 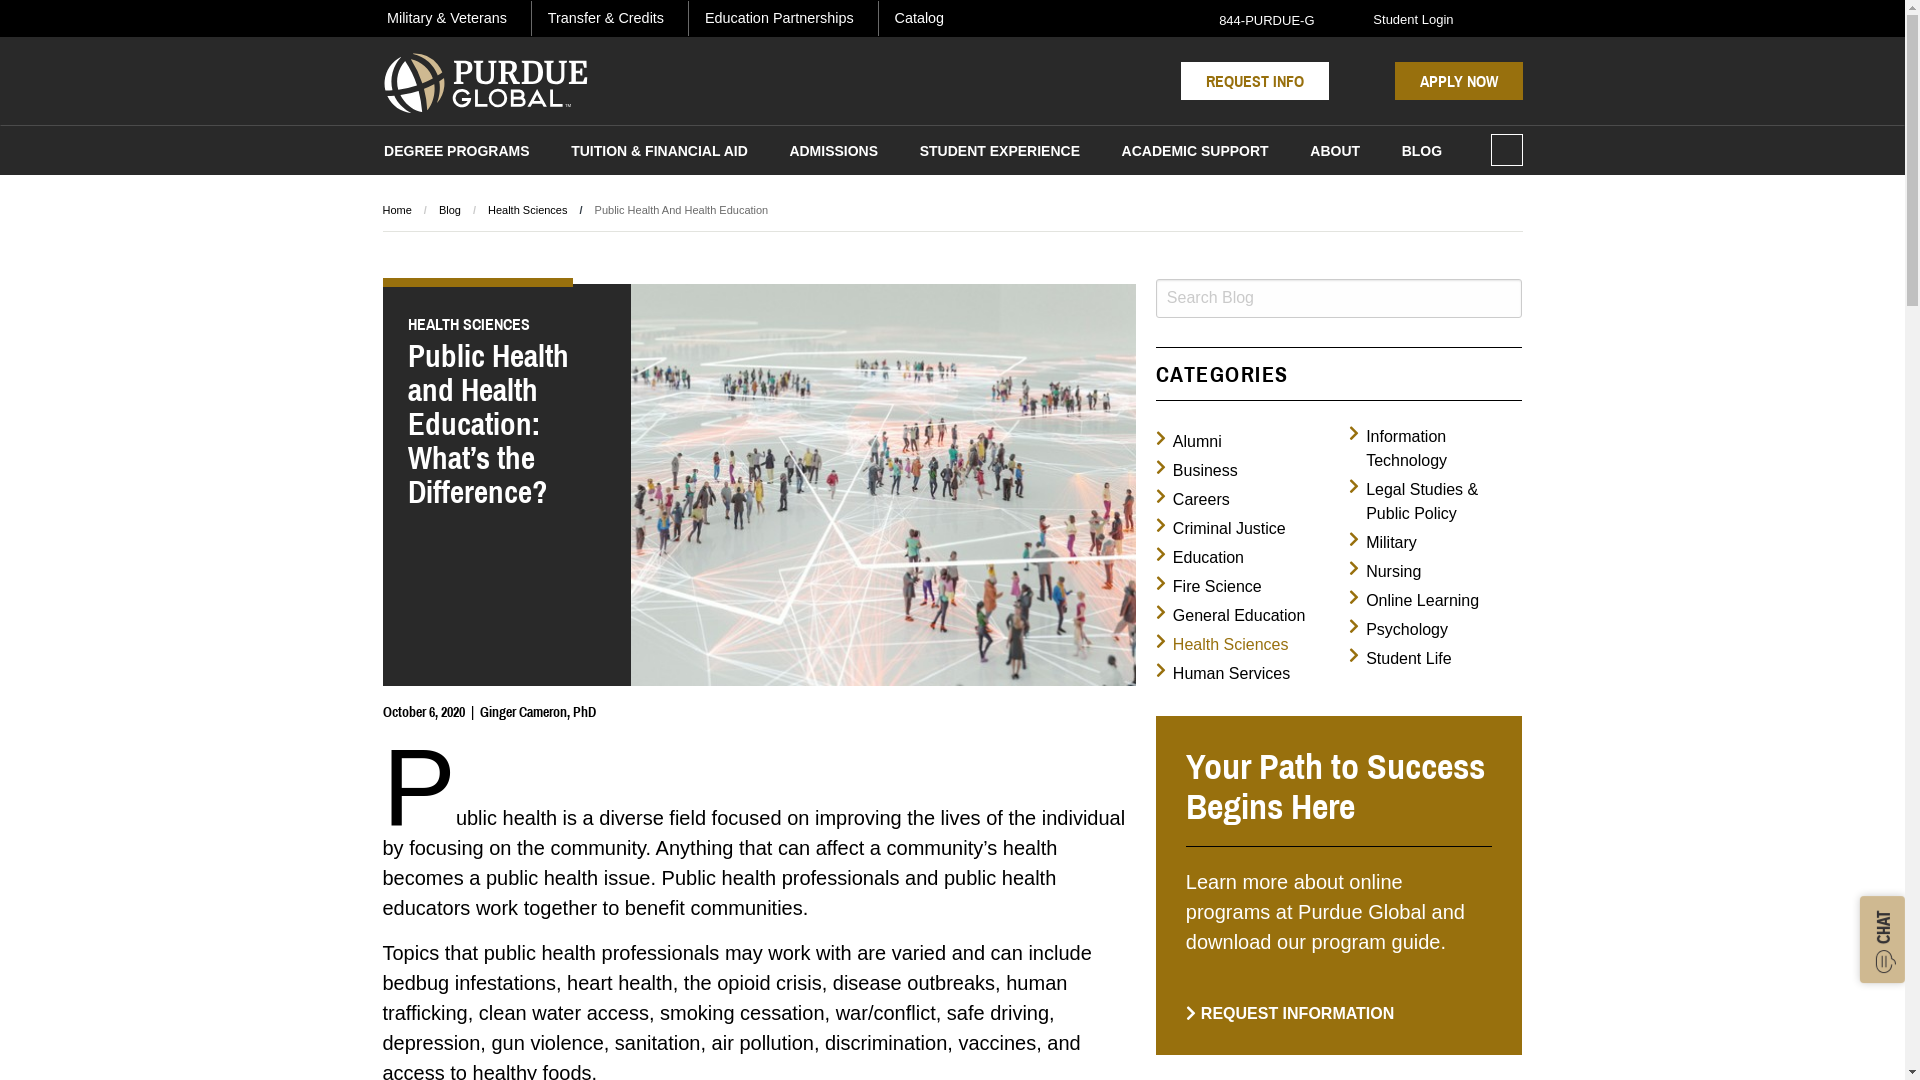 I want to click on 'General Education', so click(x=1229, y=615).